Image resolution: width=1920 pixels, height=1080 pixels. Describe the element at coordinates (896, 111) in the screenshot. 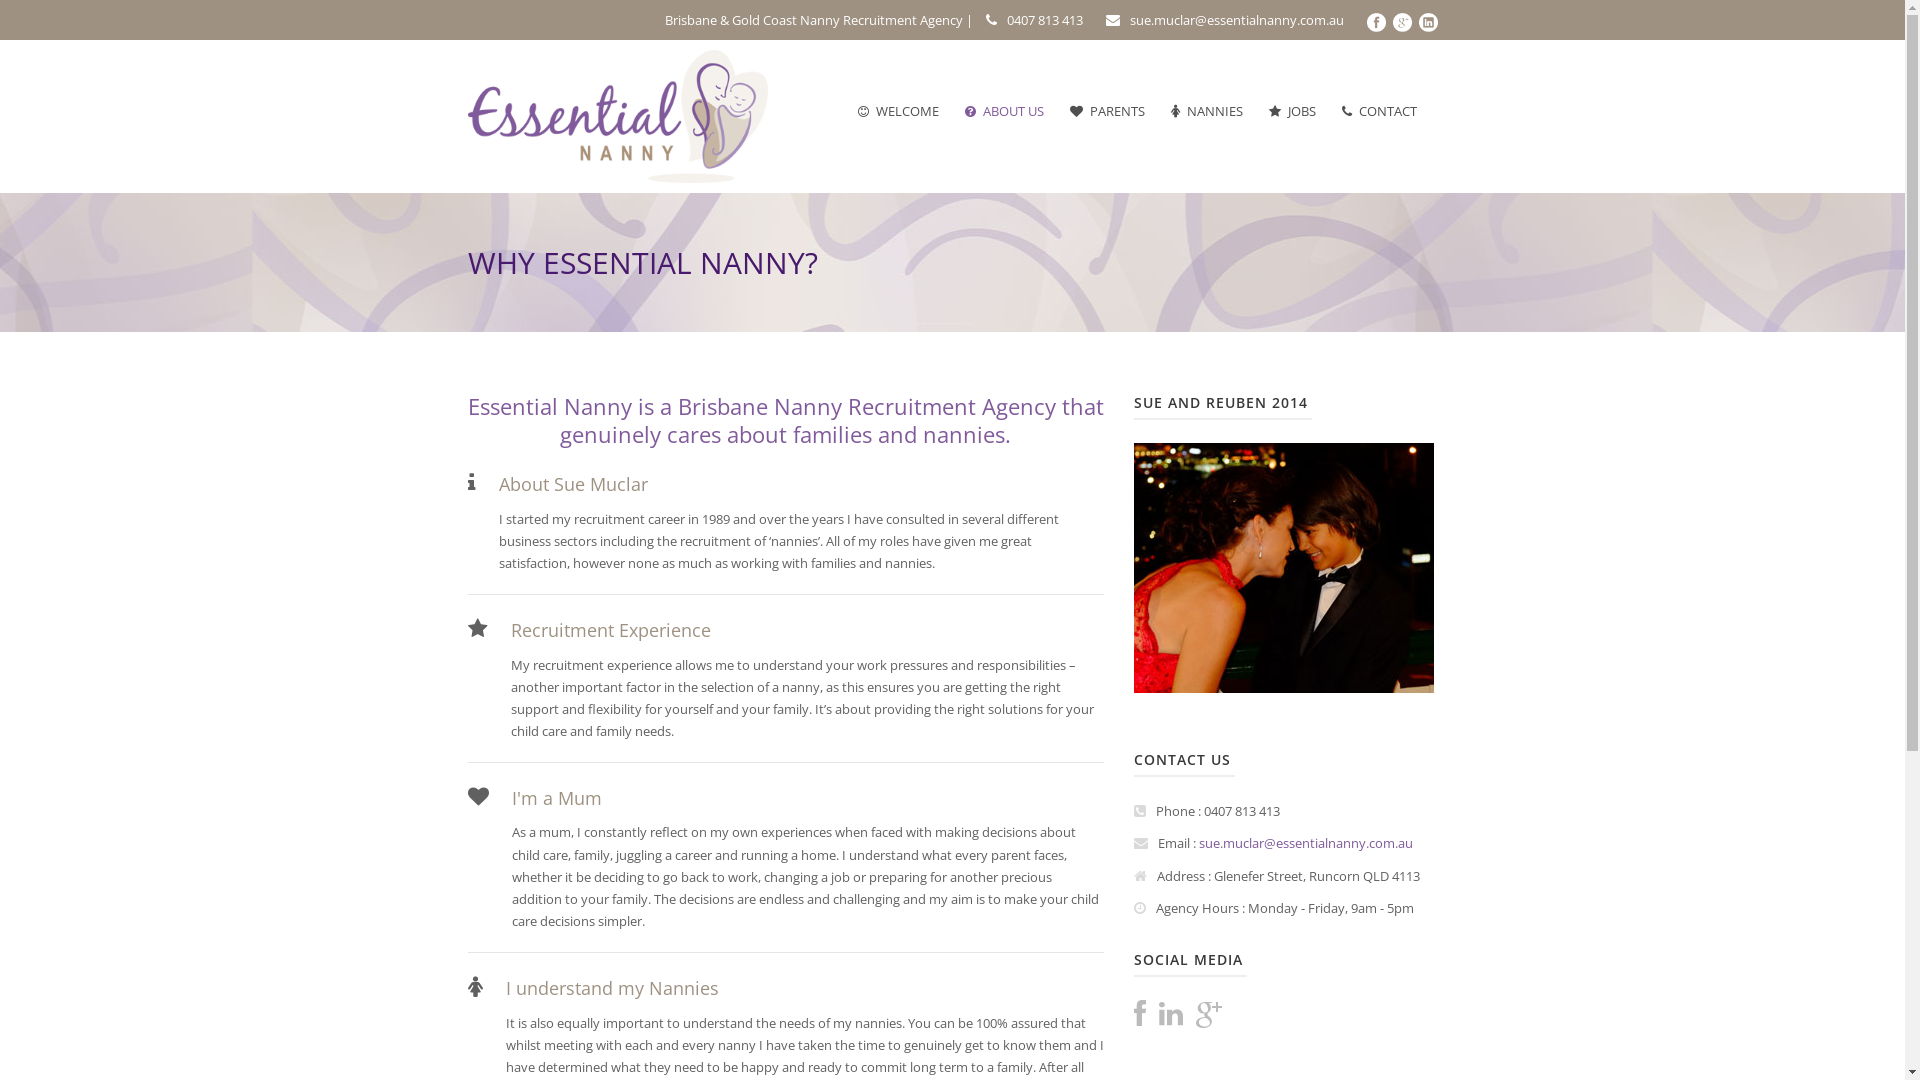

I see `'WELCOME'` at that location.